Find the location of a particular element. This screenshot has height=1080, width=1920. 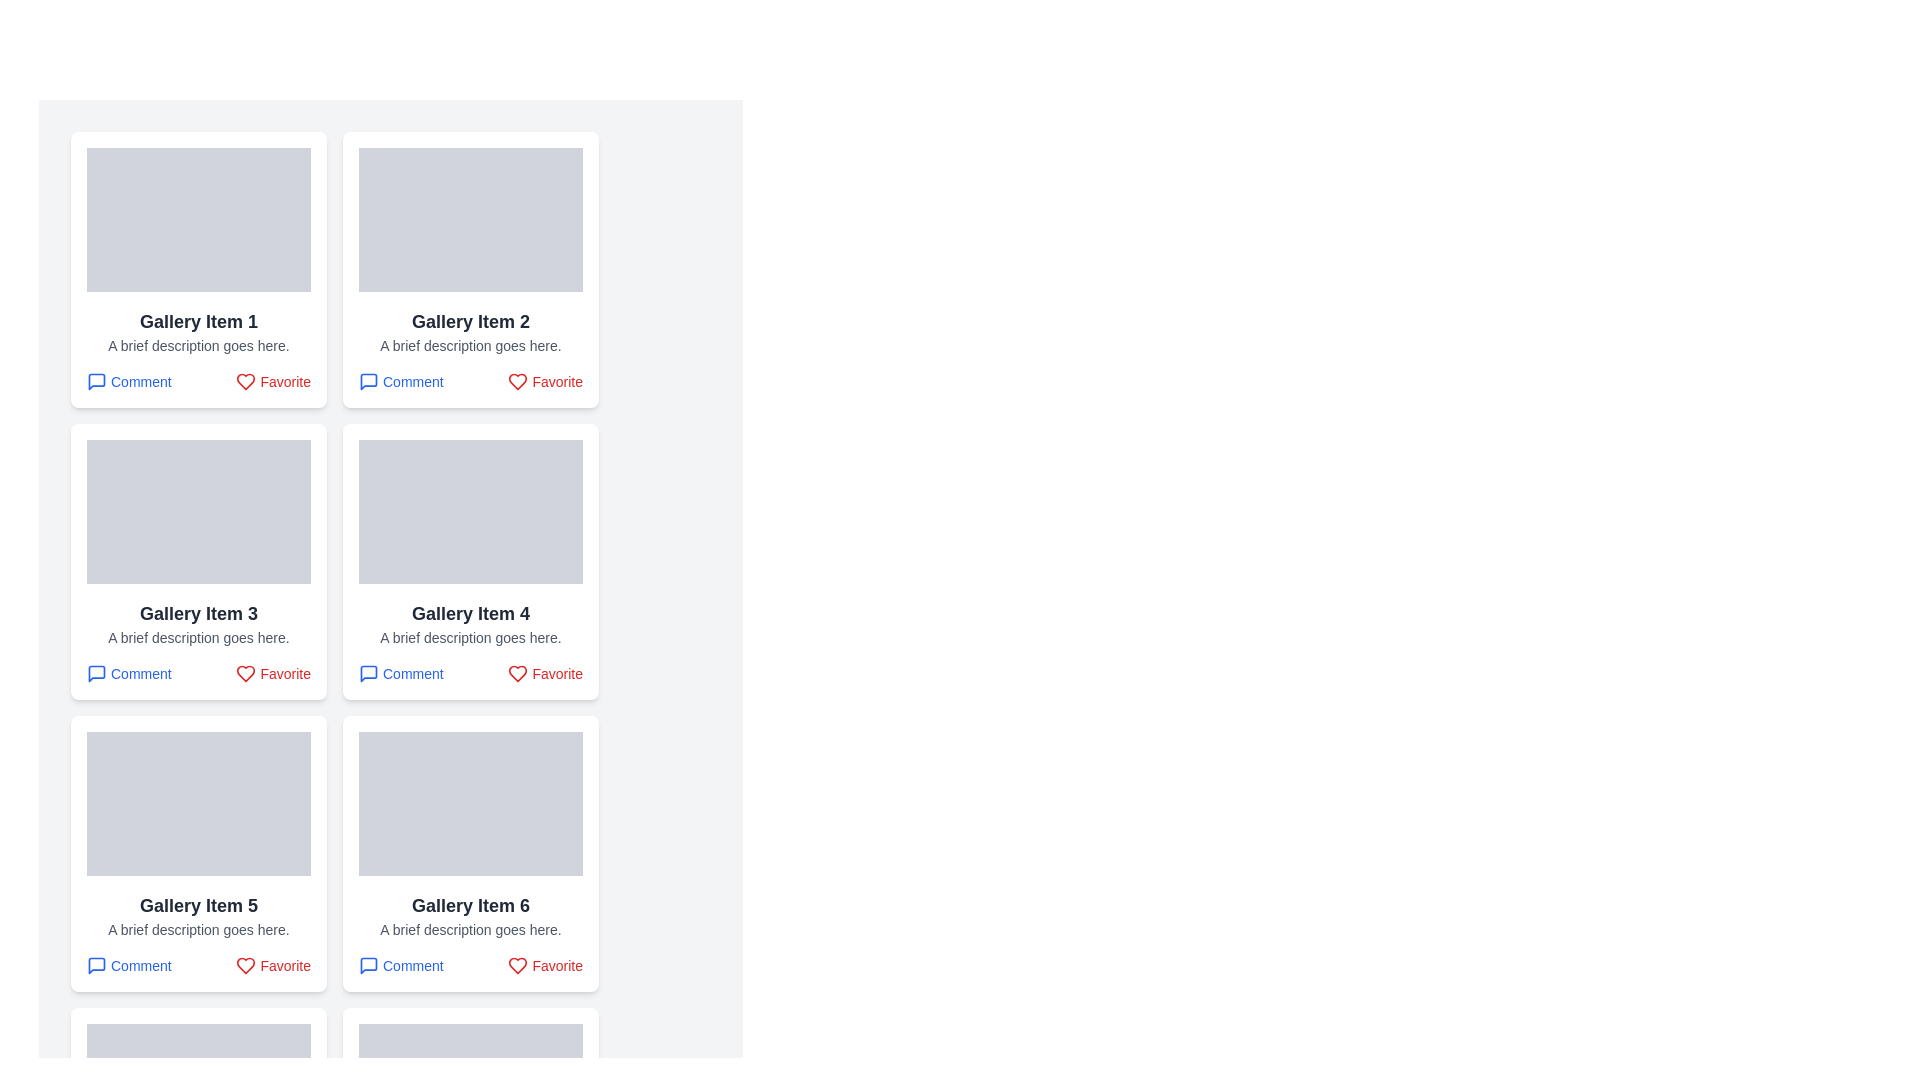

the 'Comment' button located below 'Gallery Item 4' to initiate a comment action is located at coordinates (400, 674).